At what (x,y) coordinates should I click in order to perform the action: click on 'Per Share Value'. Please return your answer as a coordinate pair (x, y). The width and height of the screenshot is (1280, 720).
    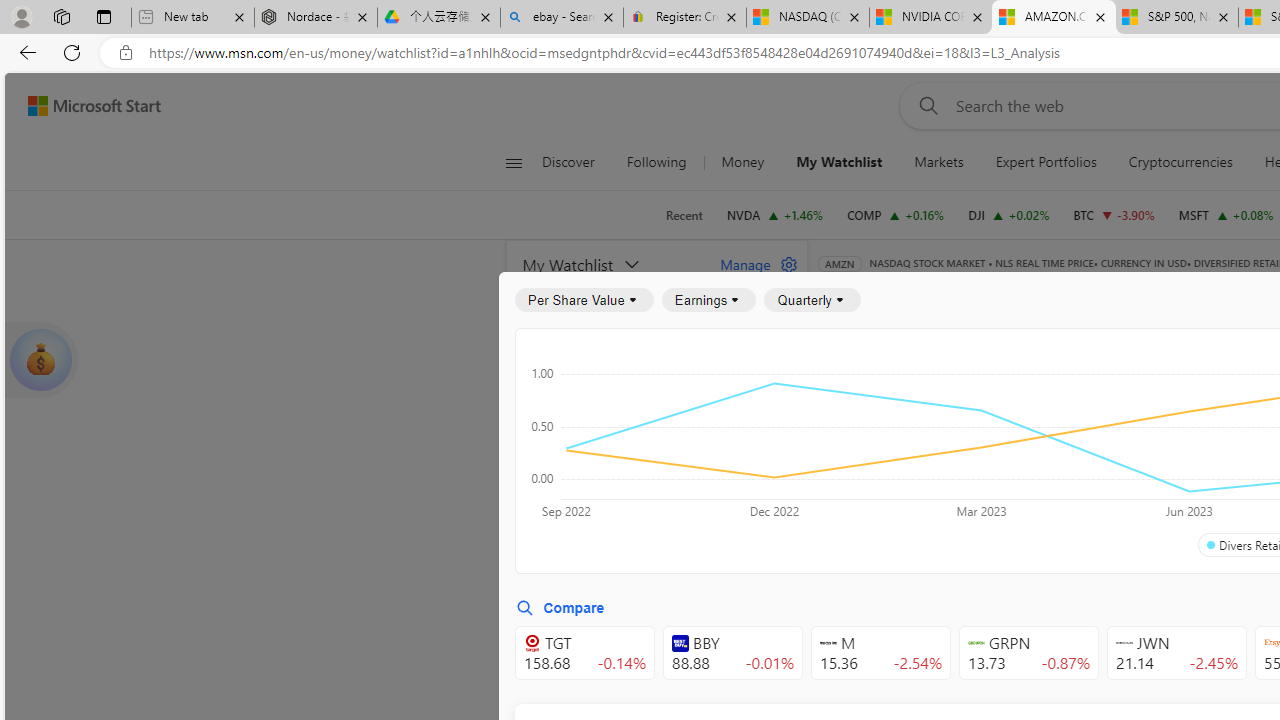
    Looking at the image, I should click on (583, 300).